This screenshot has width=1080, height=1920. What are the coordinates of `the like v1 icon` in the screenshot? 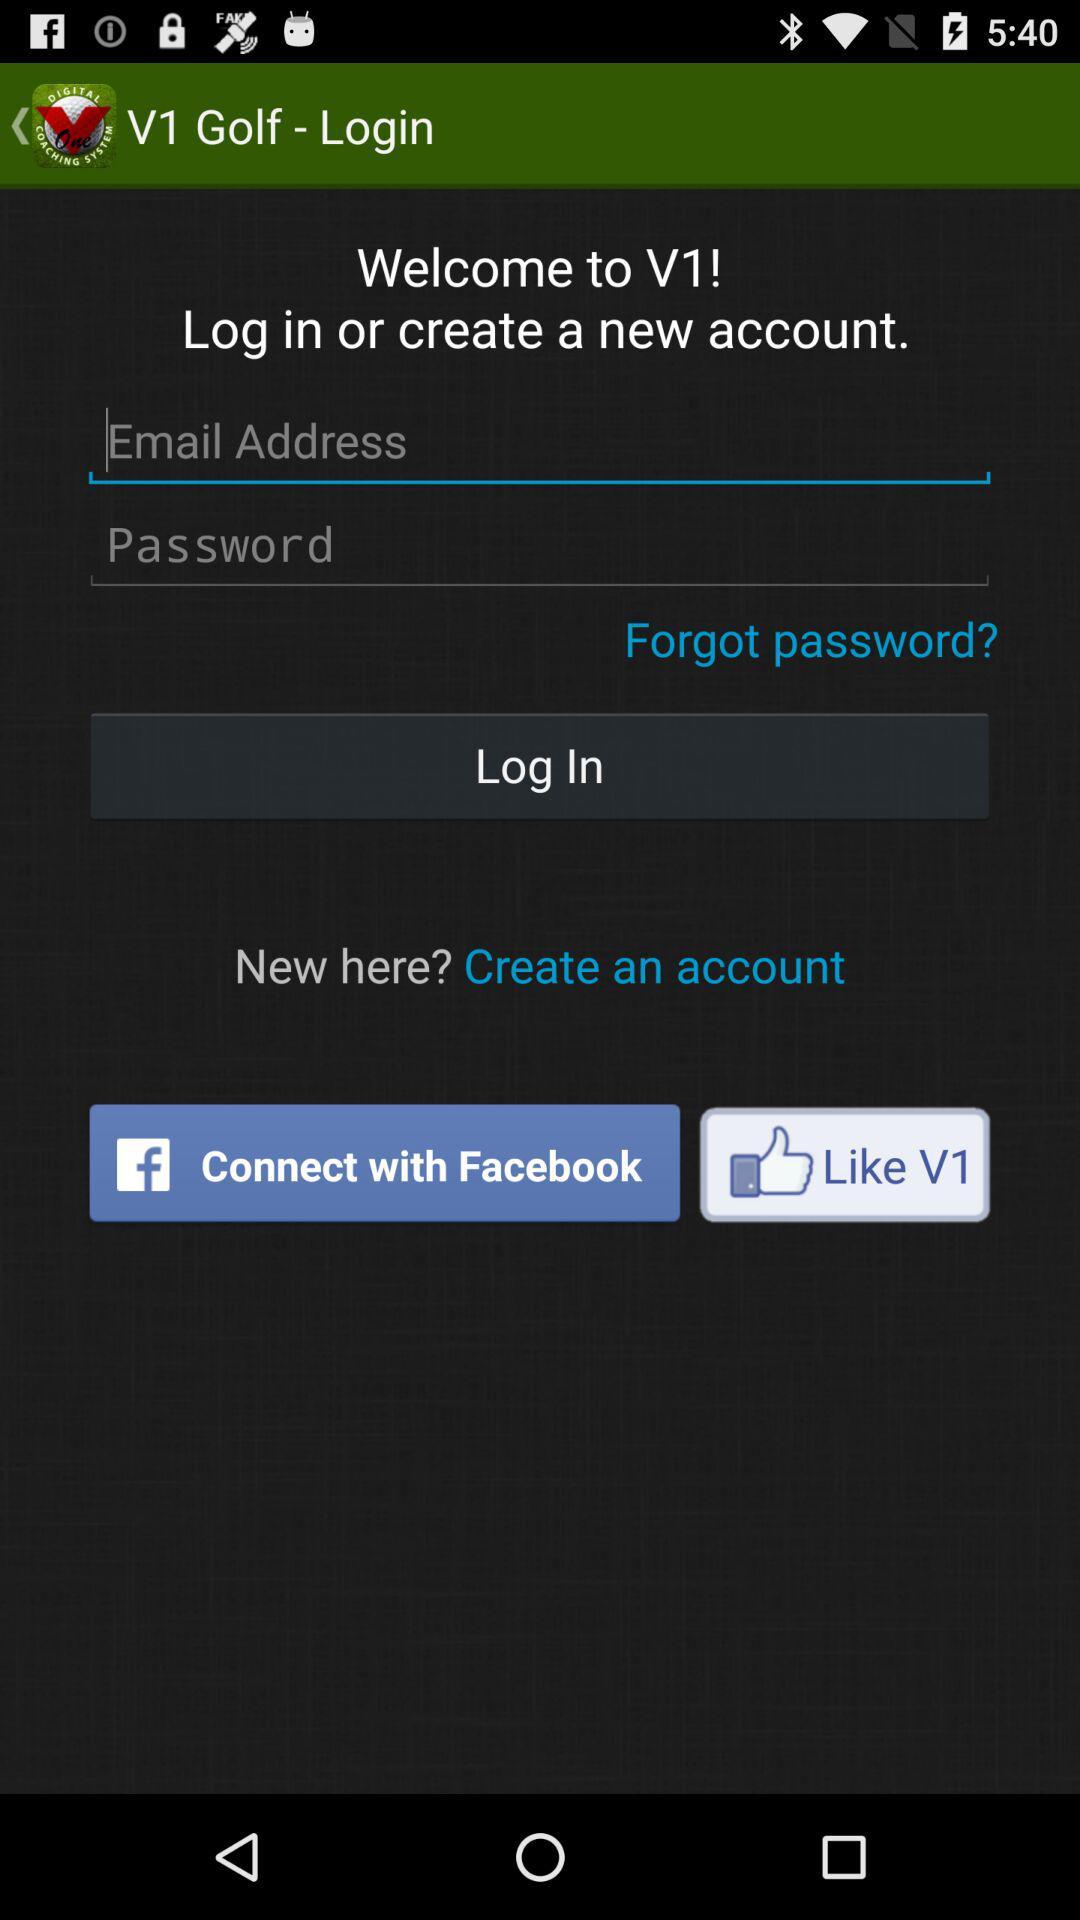 It's located at (844, 1164).